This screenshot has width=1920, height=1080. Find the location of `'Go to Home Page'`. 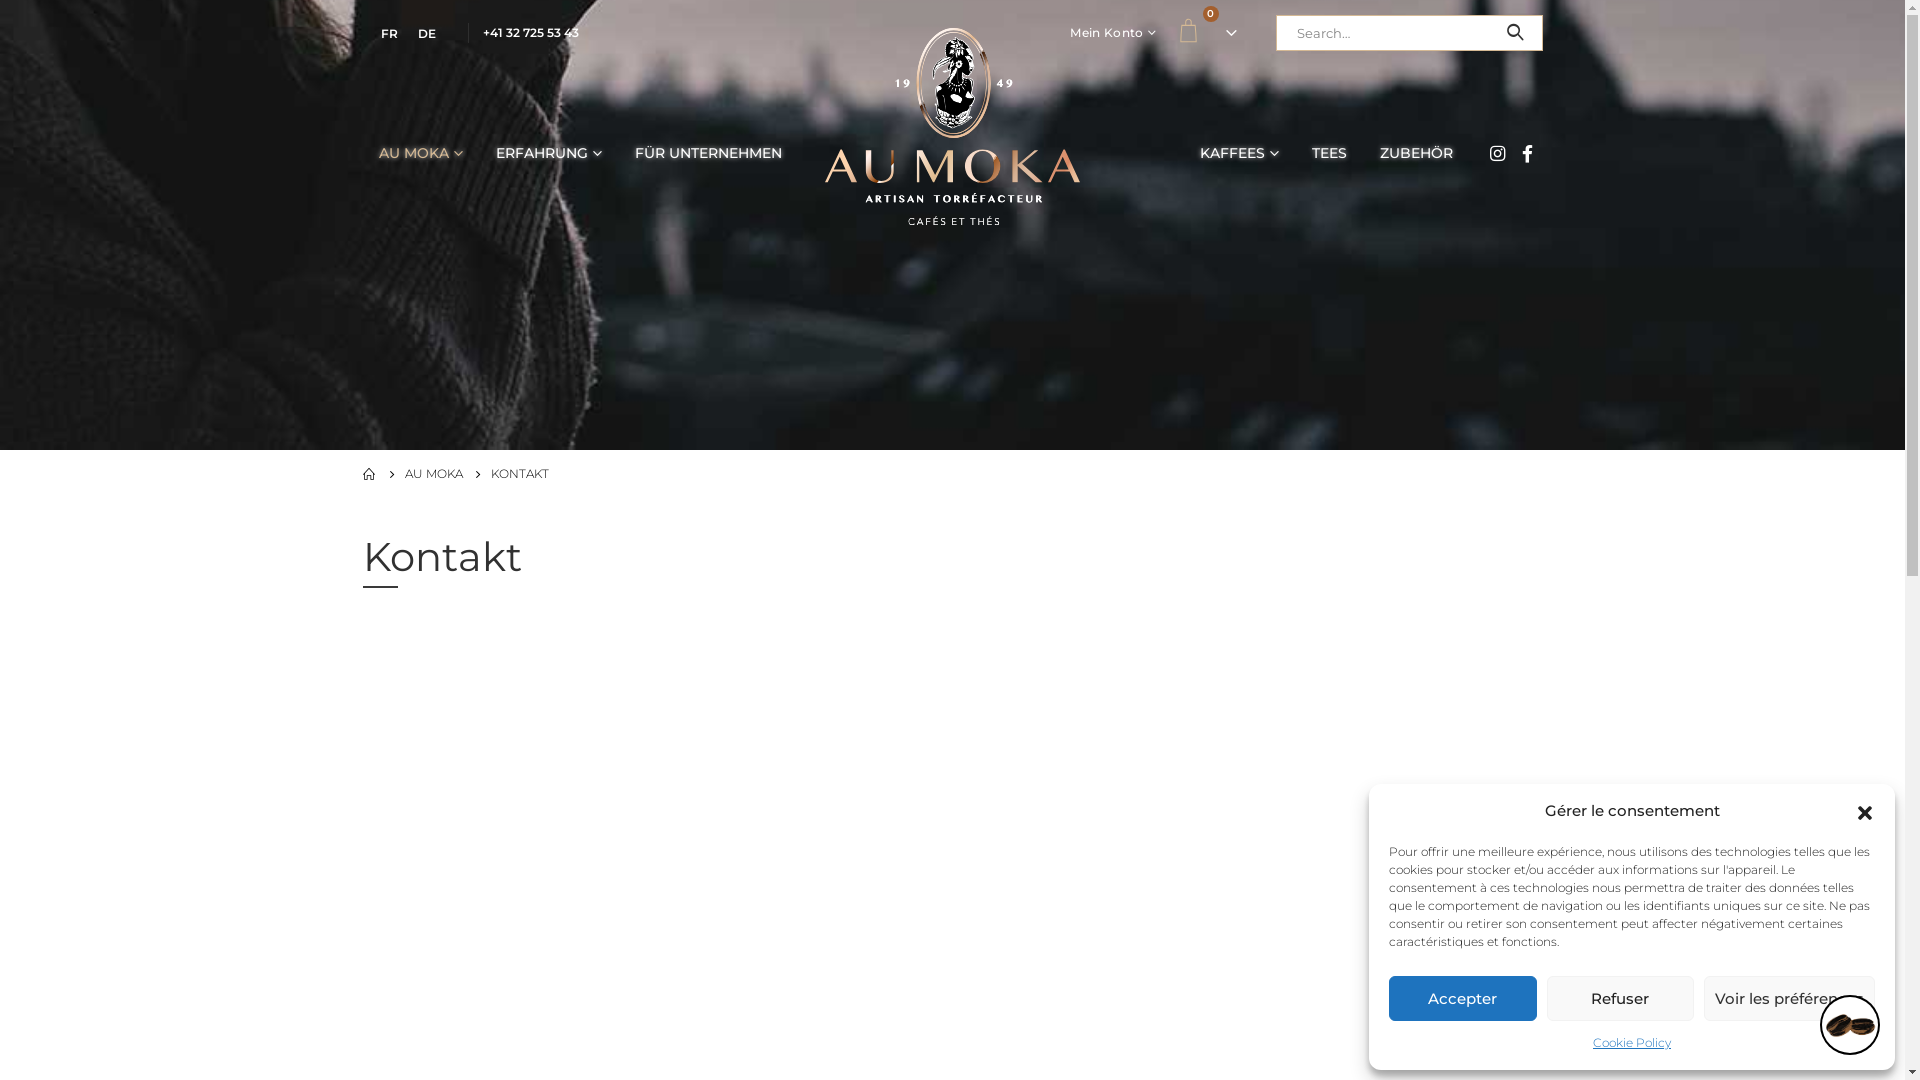

'Go to Home Page' is located at coordinates (361, 474).